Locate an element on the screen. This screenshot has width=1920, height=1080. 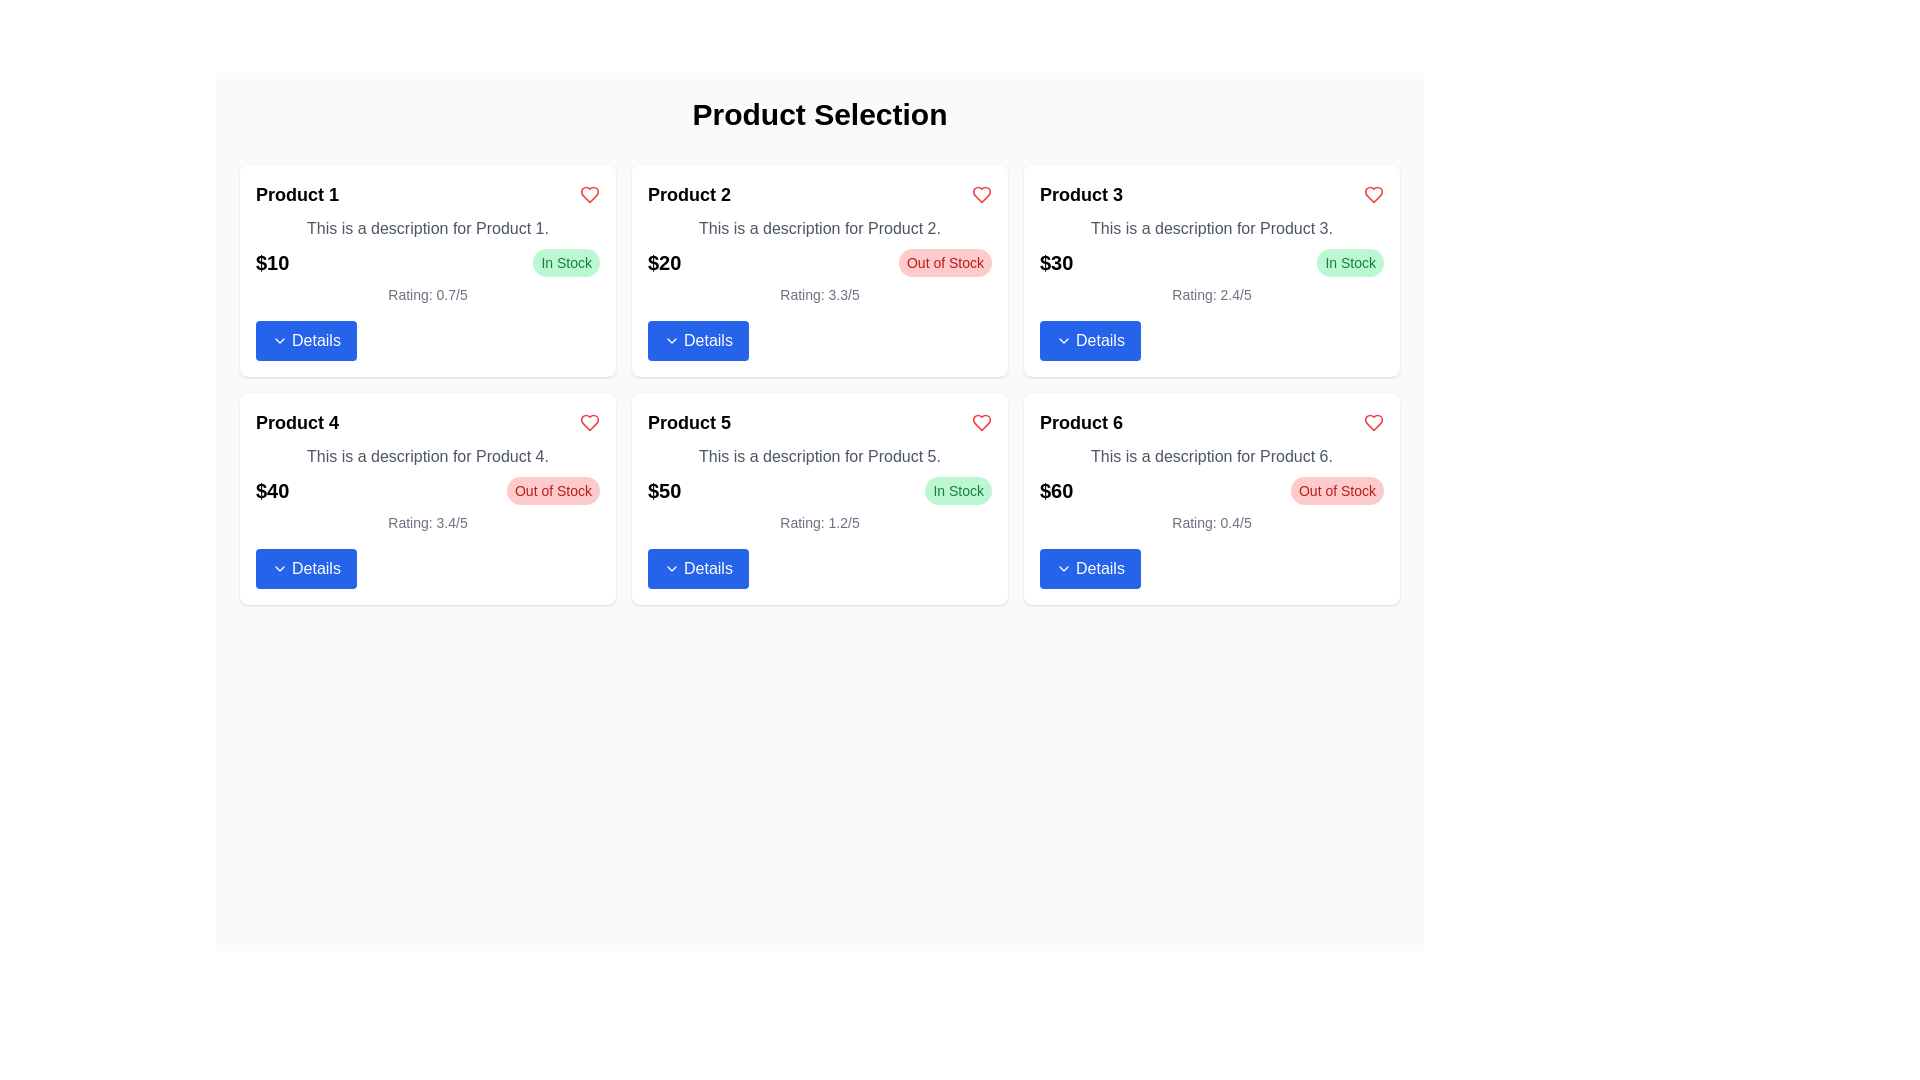
the text label that contains the phrase 'This is a description for Product 3.' located in the third card of the second row, beneath the header 'Product 3' is located at coordinates (1210, 227).